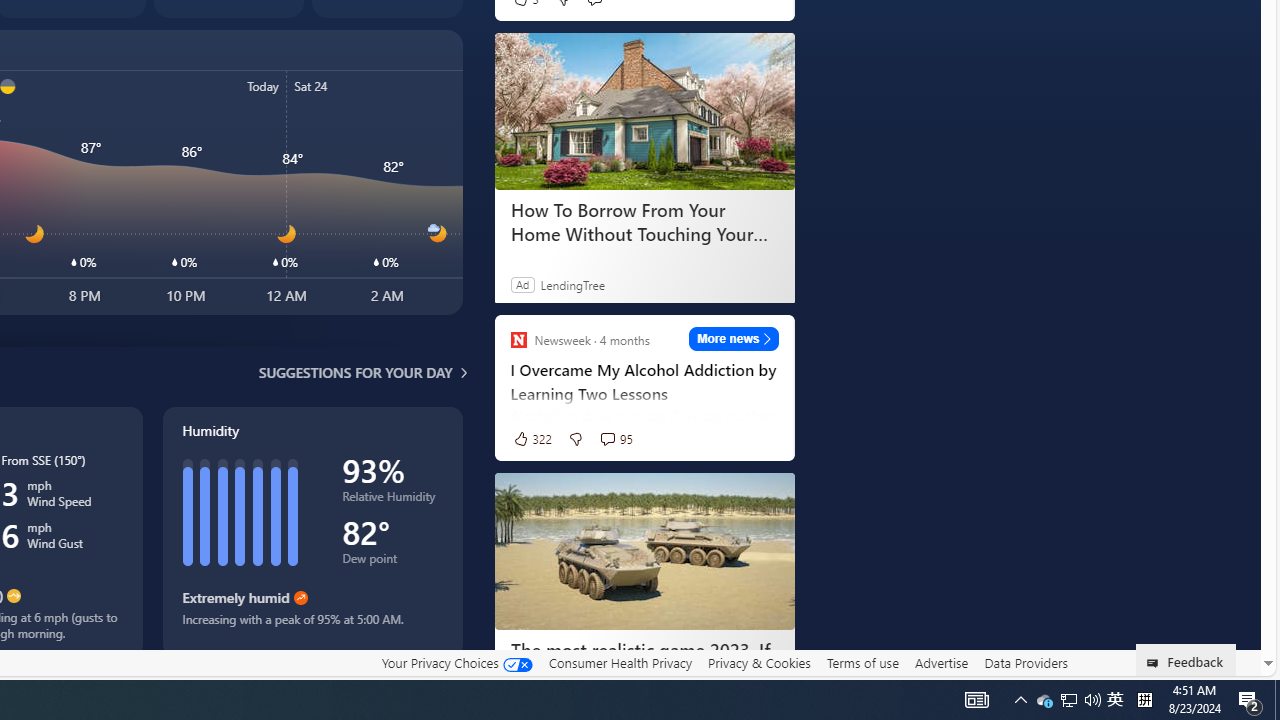 The image size is (1280, 720). I want to click on 'Suggestions for your day', so click(355, 372).